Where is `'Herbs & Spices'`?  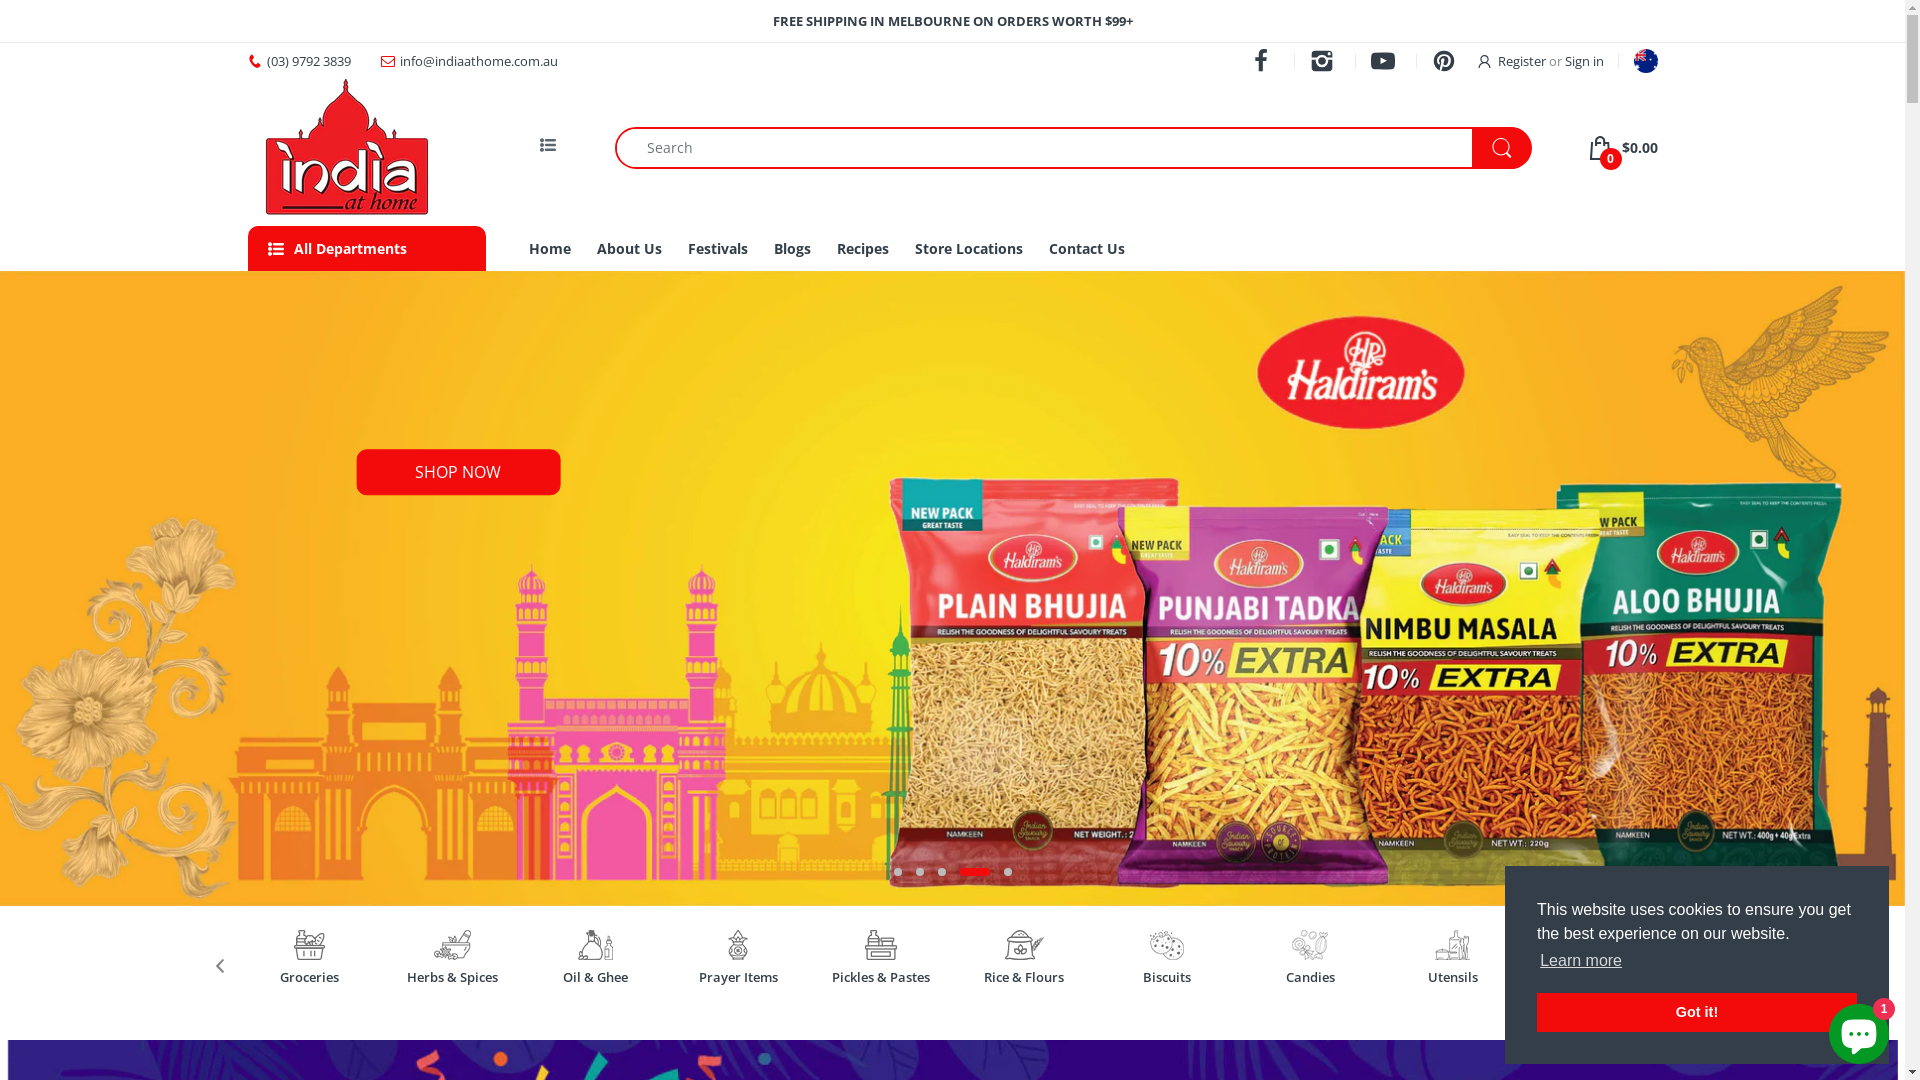
'Herbs & Spices' is located at coordinates (450, 976).